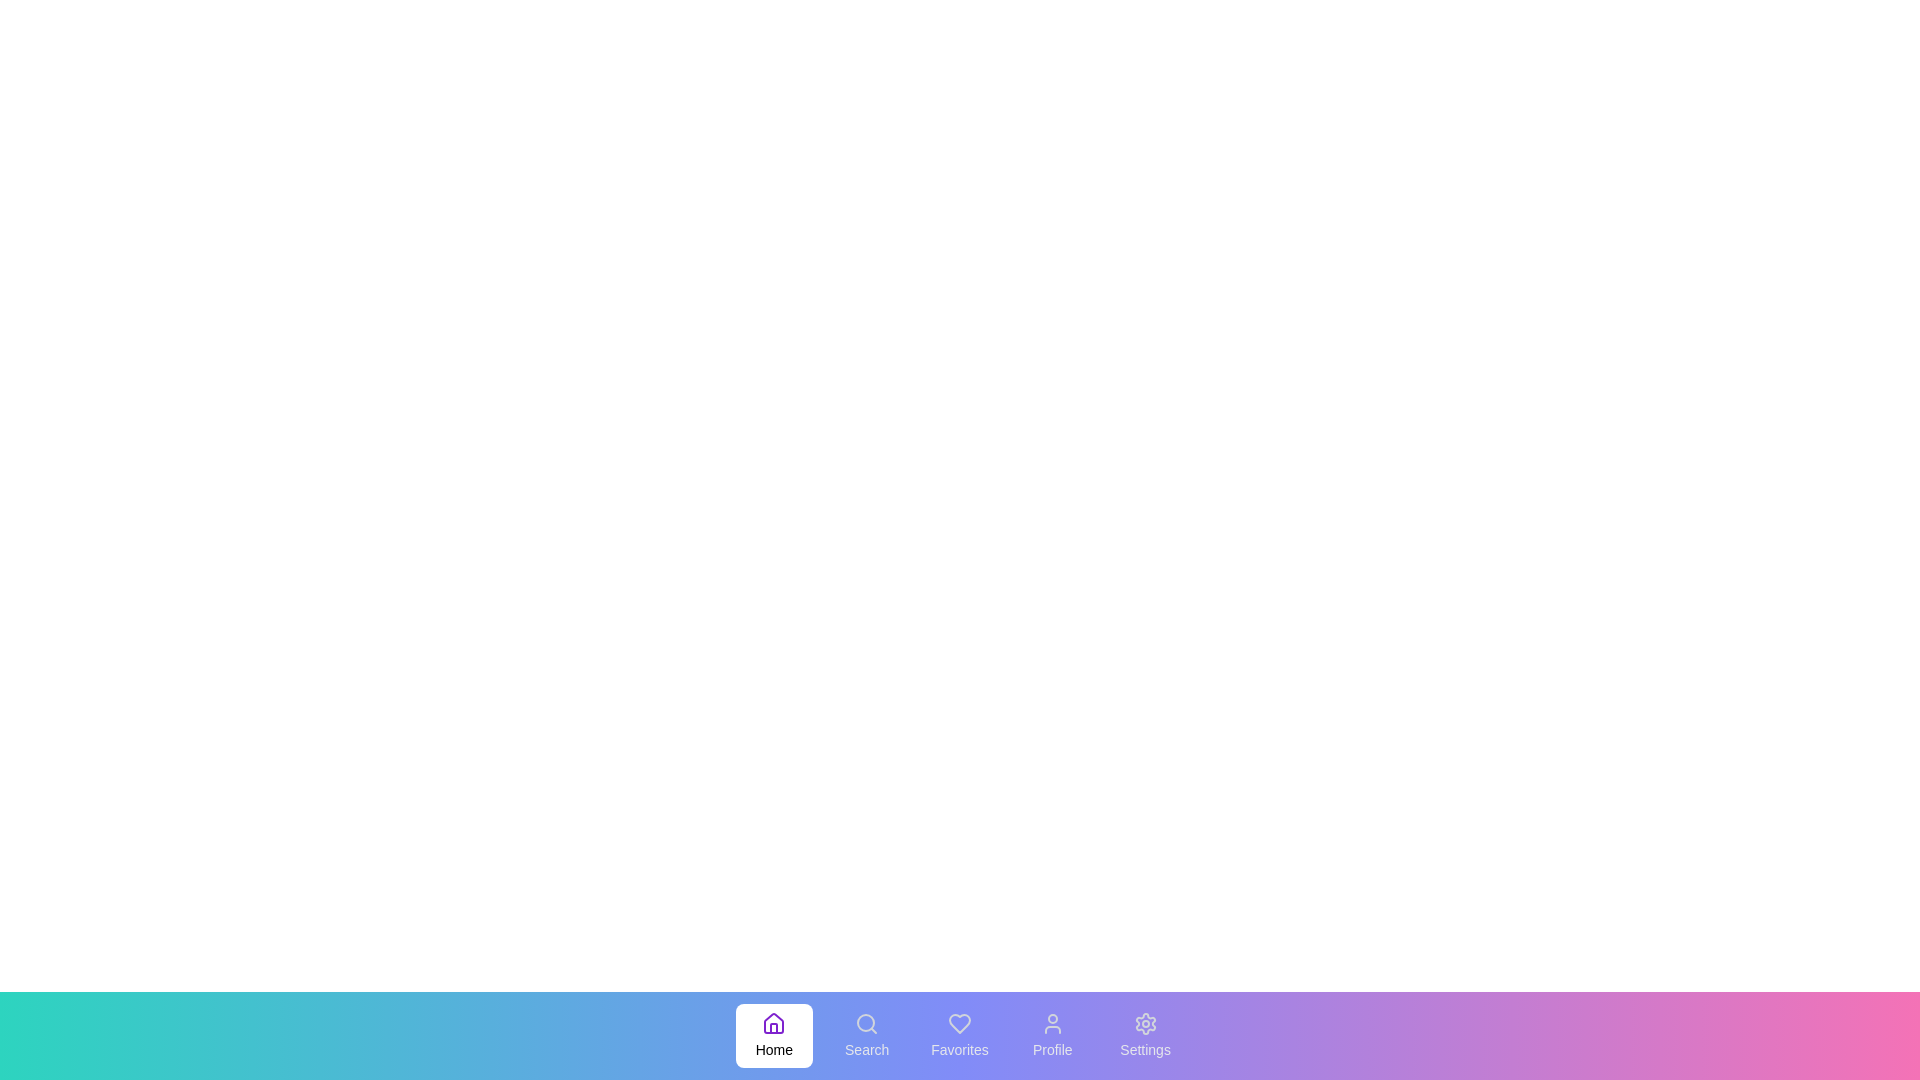  I want to click on the menu item Home by clicking on it, so click(773, 1035).